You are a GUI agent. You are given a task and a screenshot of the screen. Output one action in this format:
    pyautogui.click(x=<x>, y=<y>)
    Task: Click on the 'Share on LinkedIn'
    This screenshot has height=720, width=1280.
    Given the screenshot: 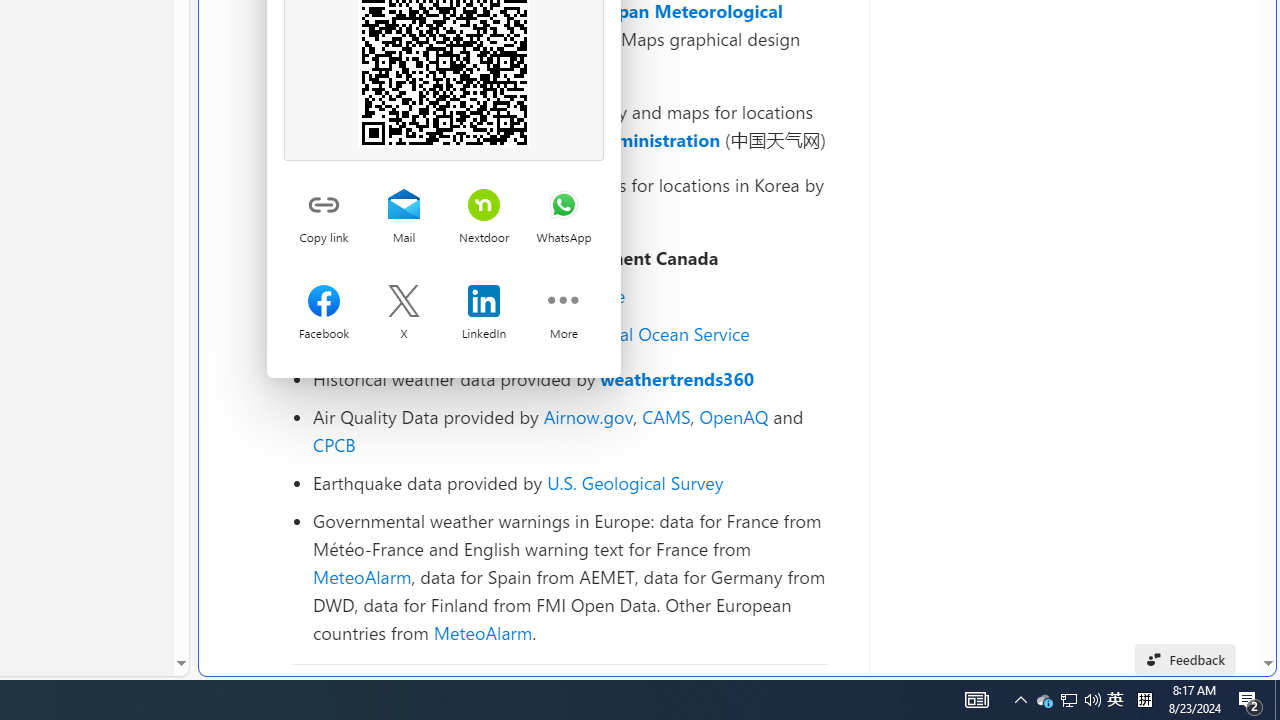 What is the action you would take?
    pyautogui.click(x=484, y=303)
    